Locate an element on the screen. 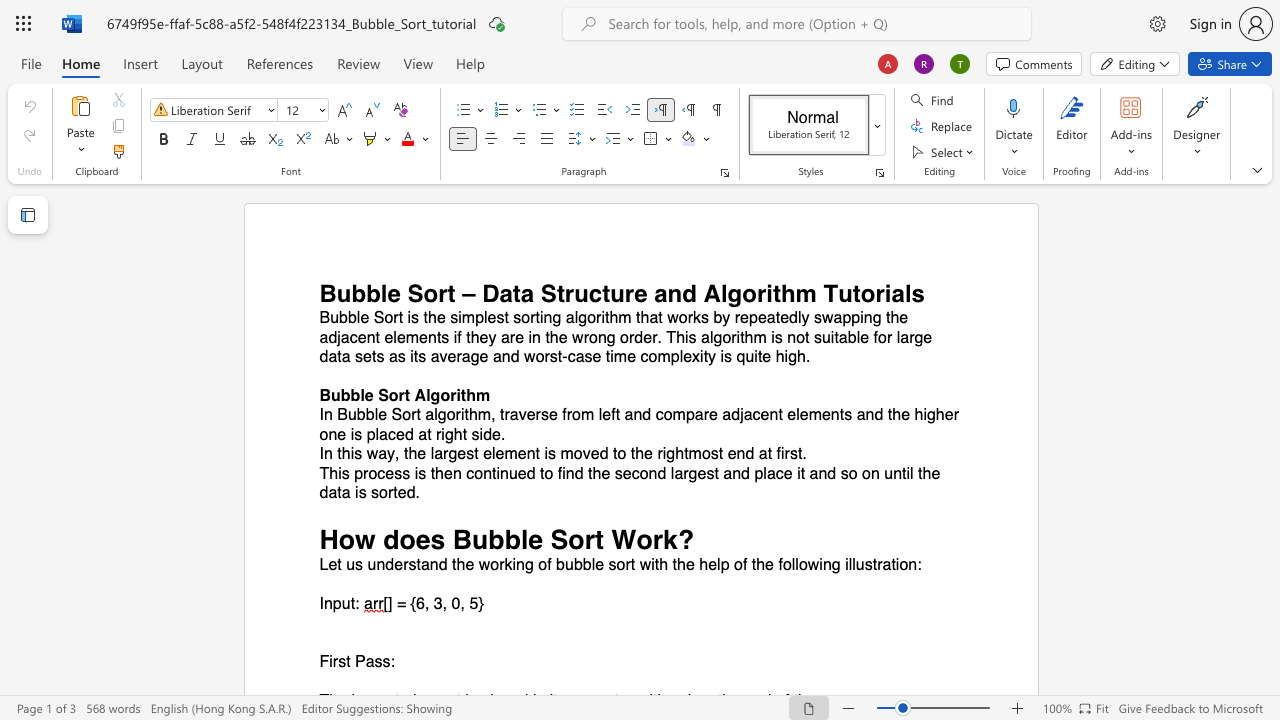  the 1th character "r" in the text is located at coordinates (335, 662).